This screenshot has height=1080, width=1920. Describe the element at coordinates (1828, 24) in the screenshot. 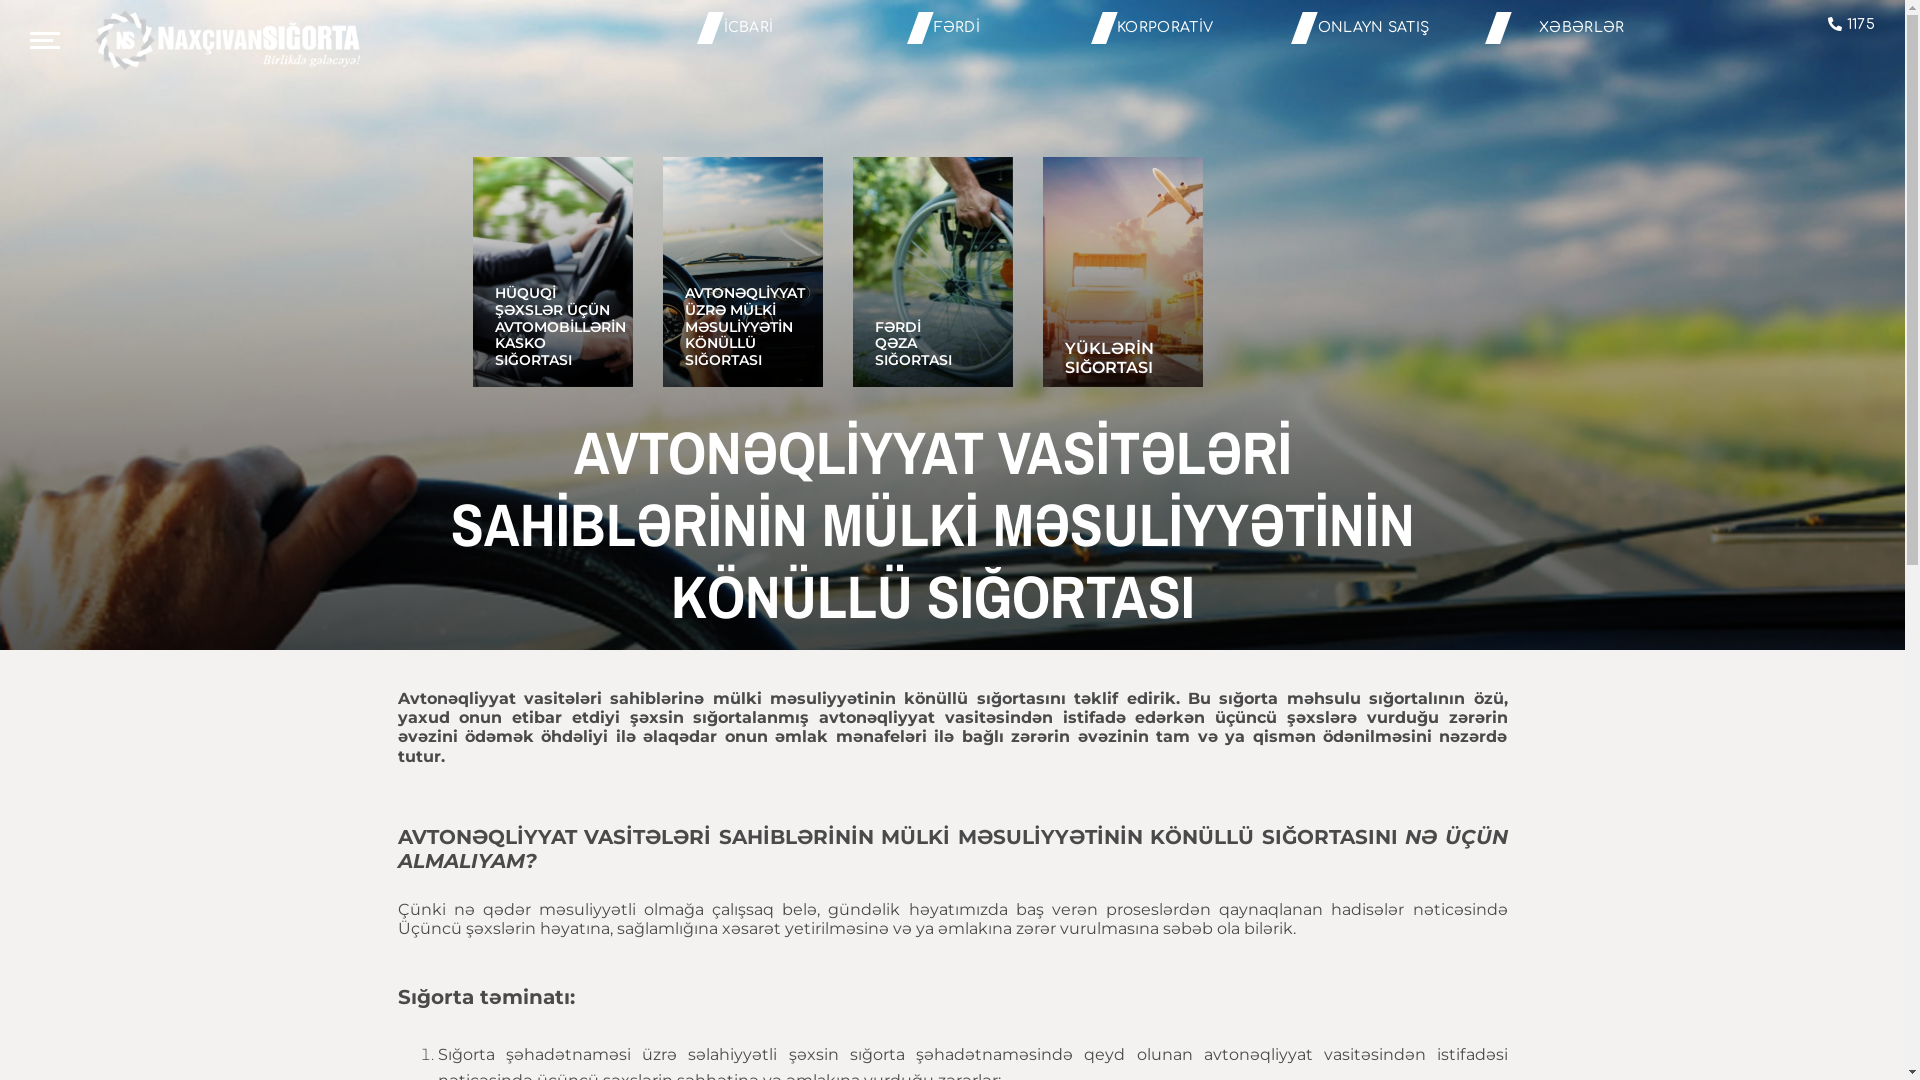

I see `'1175'` at that location.